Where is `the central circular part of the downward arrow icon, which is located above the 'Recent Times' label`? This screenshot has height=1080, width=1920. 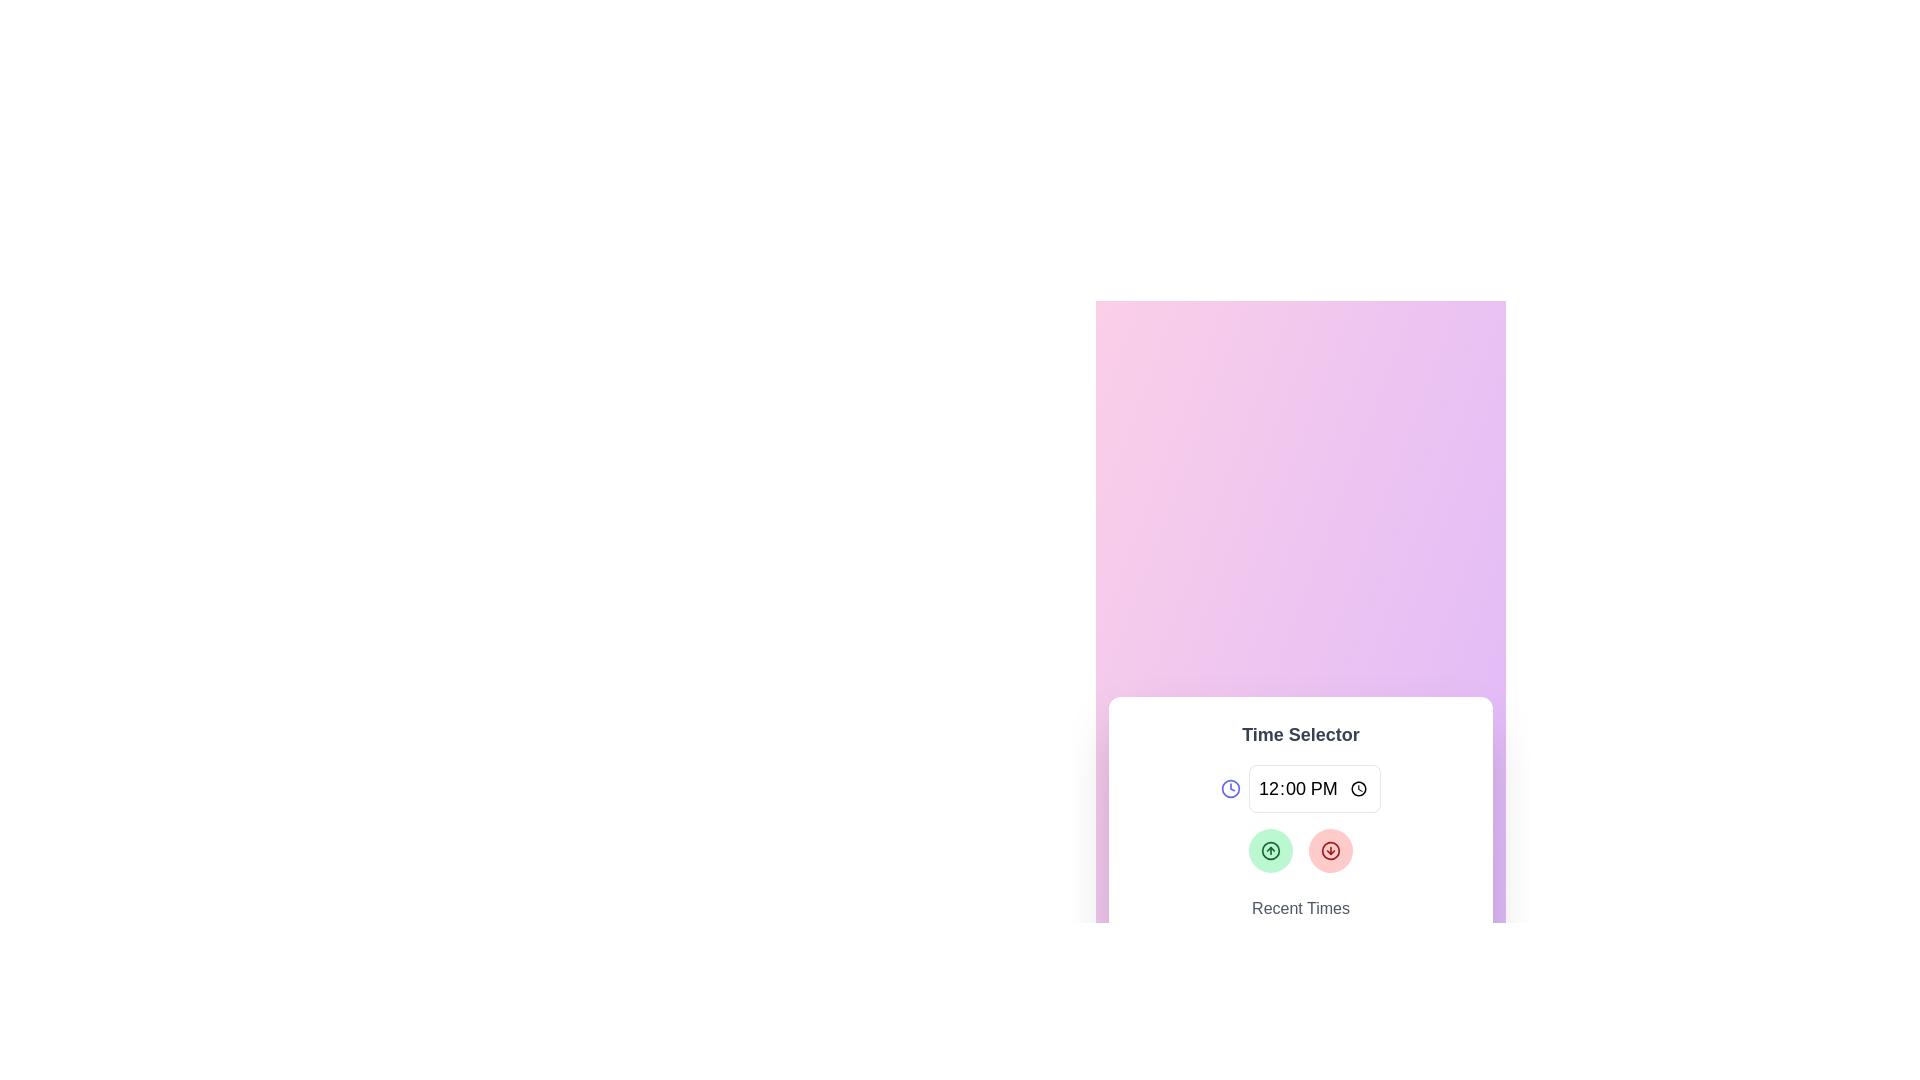 the central circular part of the downward arrow icon, which is located above the 'Recent Times' label is located at coordinates (1330, 851).